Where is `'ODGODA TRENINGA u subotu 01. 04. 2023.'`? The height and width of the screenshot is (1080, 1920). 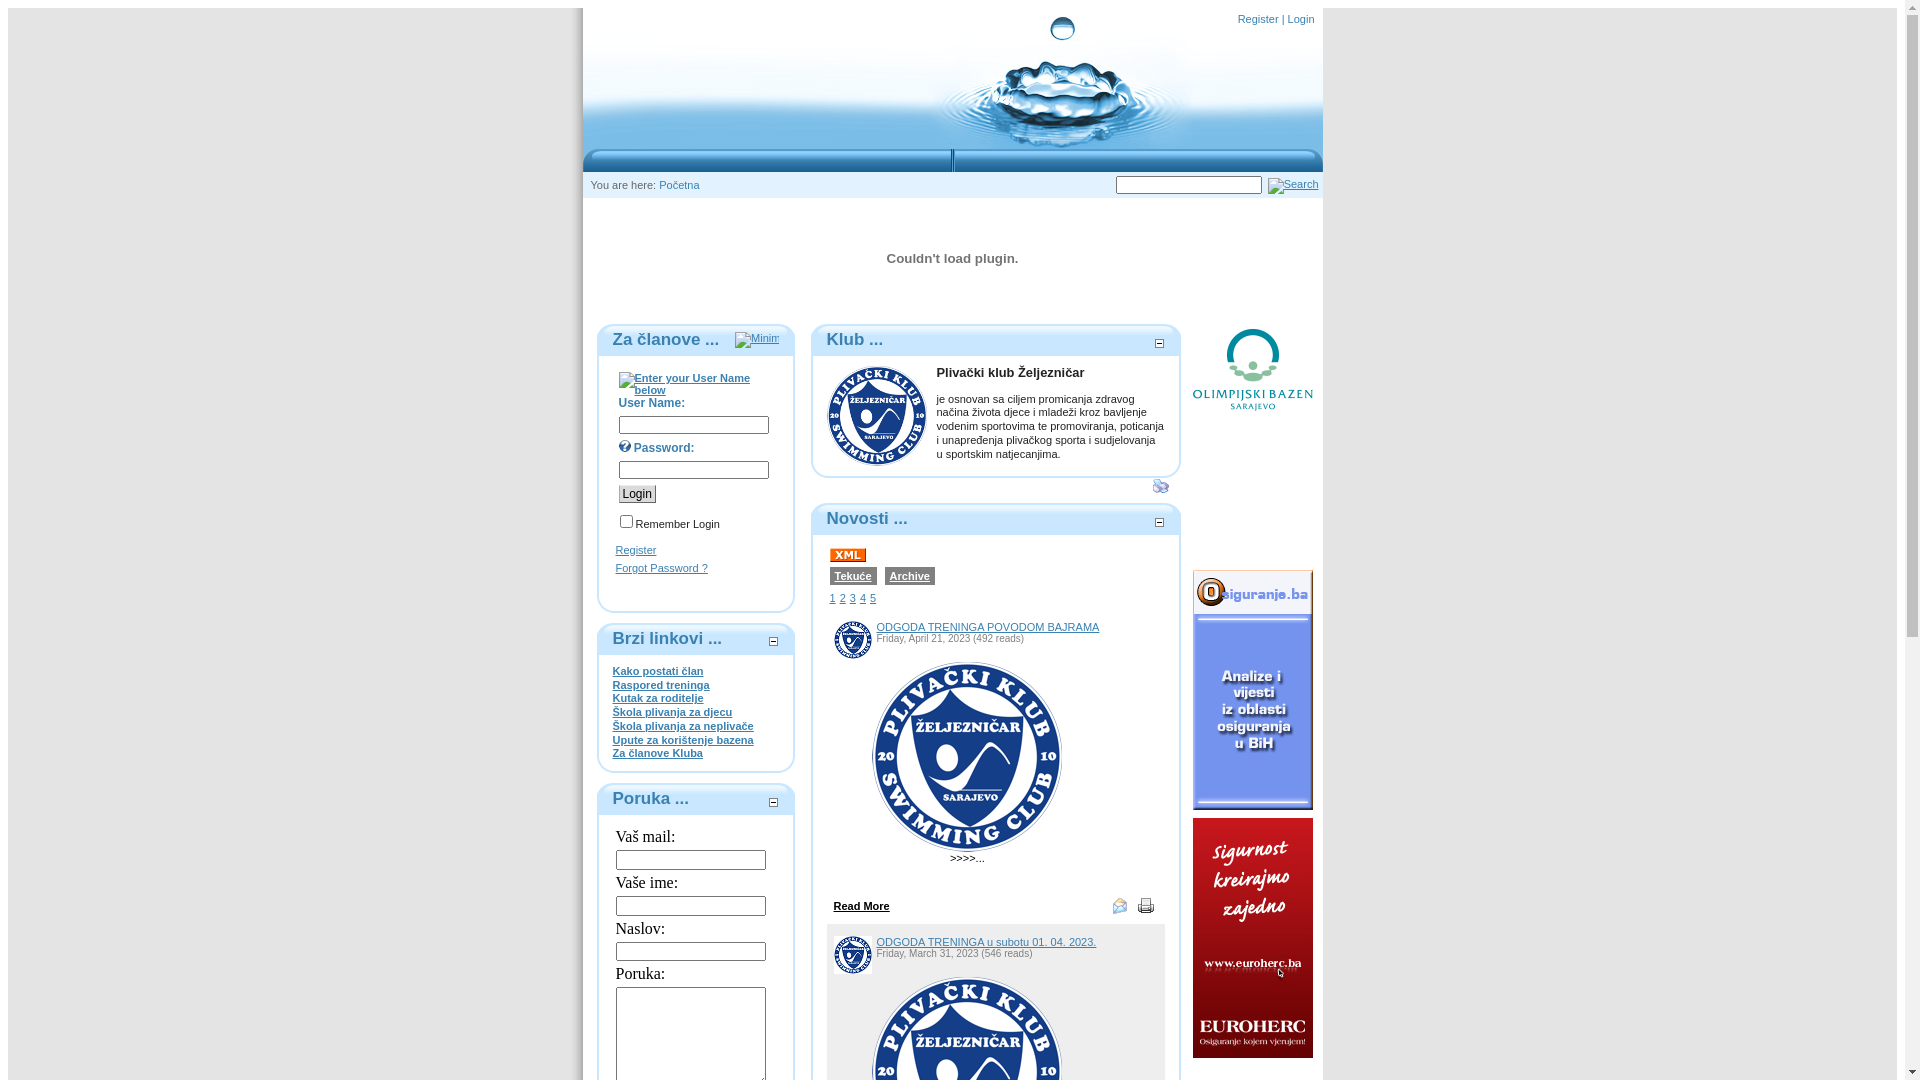
'ODGODA TRENINGA u subotu 01. 04. 2023.' is located at coordinates (985, 941).